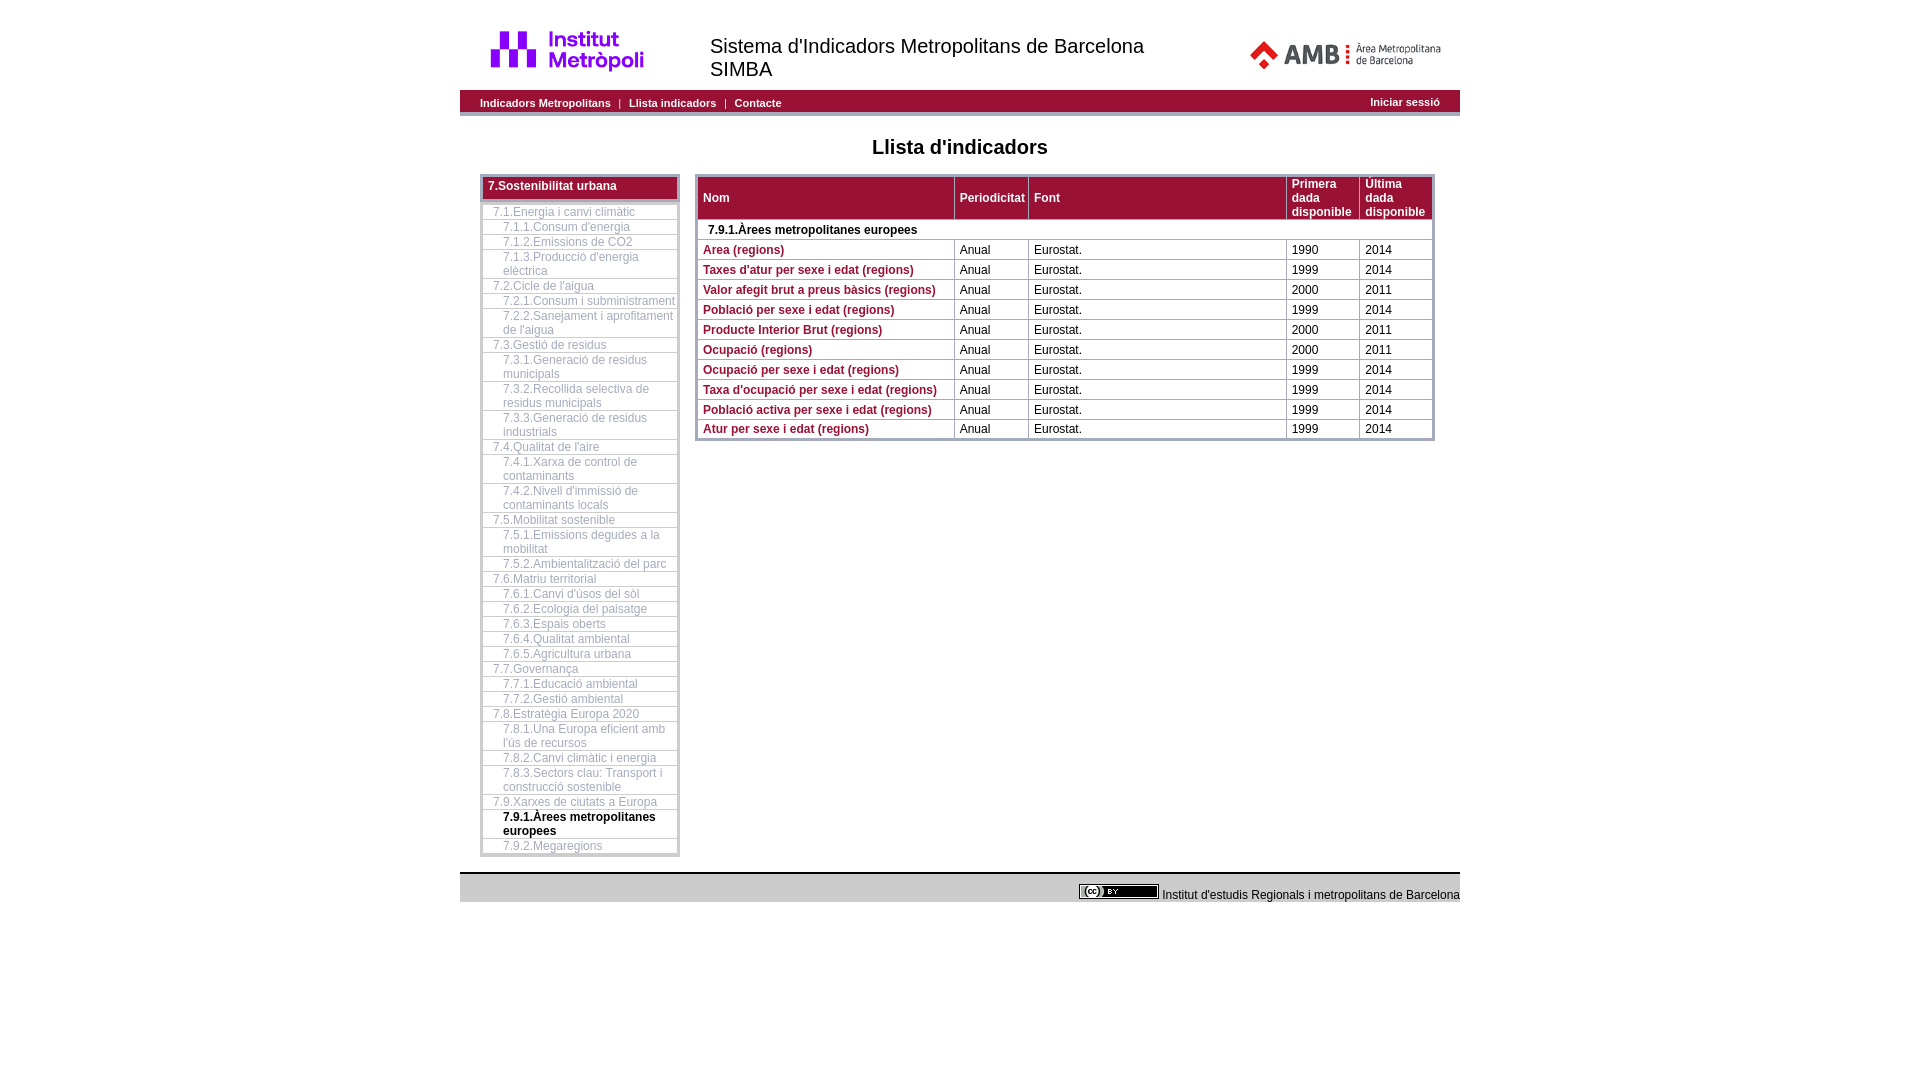  What do you see at coordinates (503, 623) in the screenshot?
I see `'7.6.3.Espais oberts'` at bounding box center [503, 623].